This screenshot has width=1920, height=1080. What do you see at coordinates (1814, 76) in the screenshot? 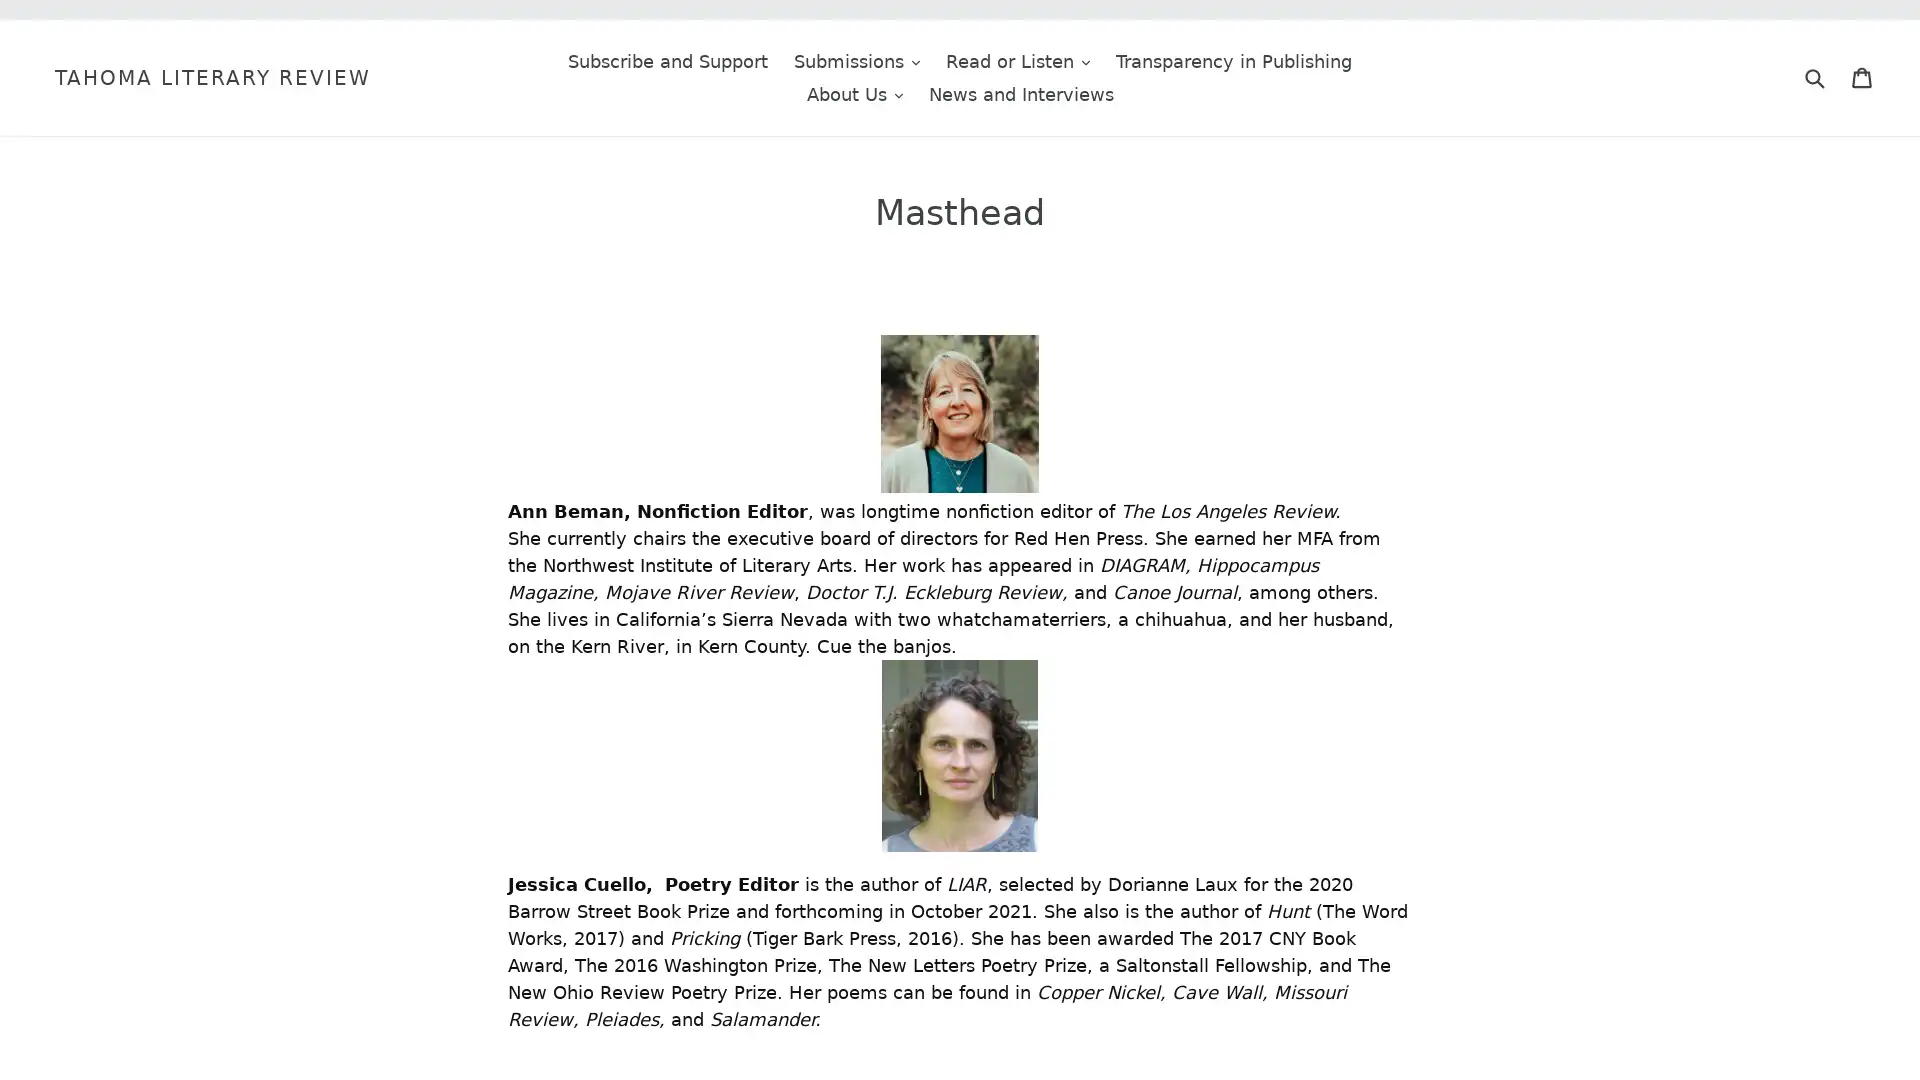
I see `Submit` at bounding box center [1814, 76].